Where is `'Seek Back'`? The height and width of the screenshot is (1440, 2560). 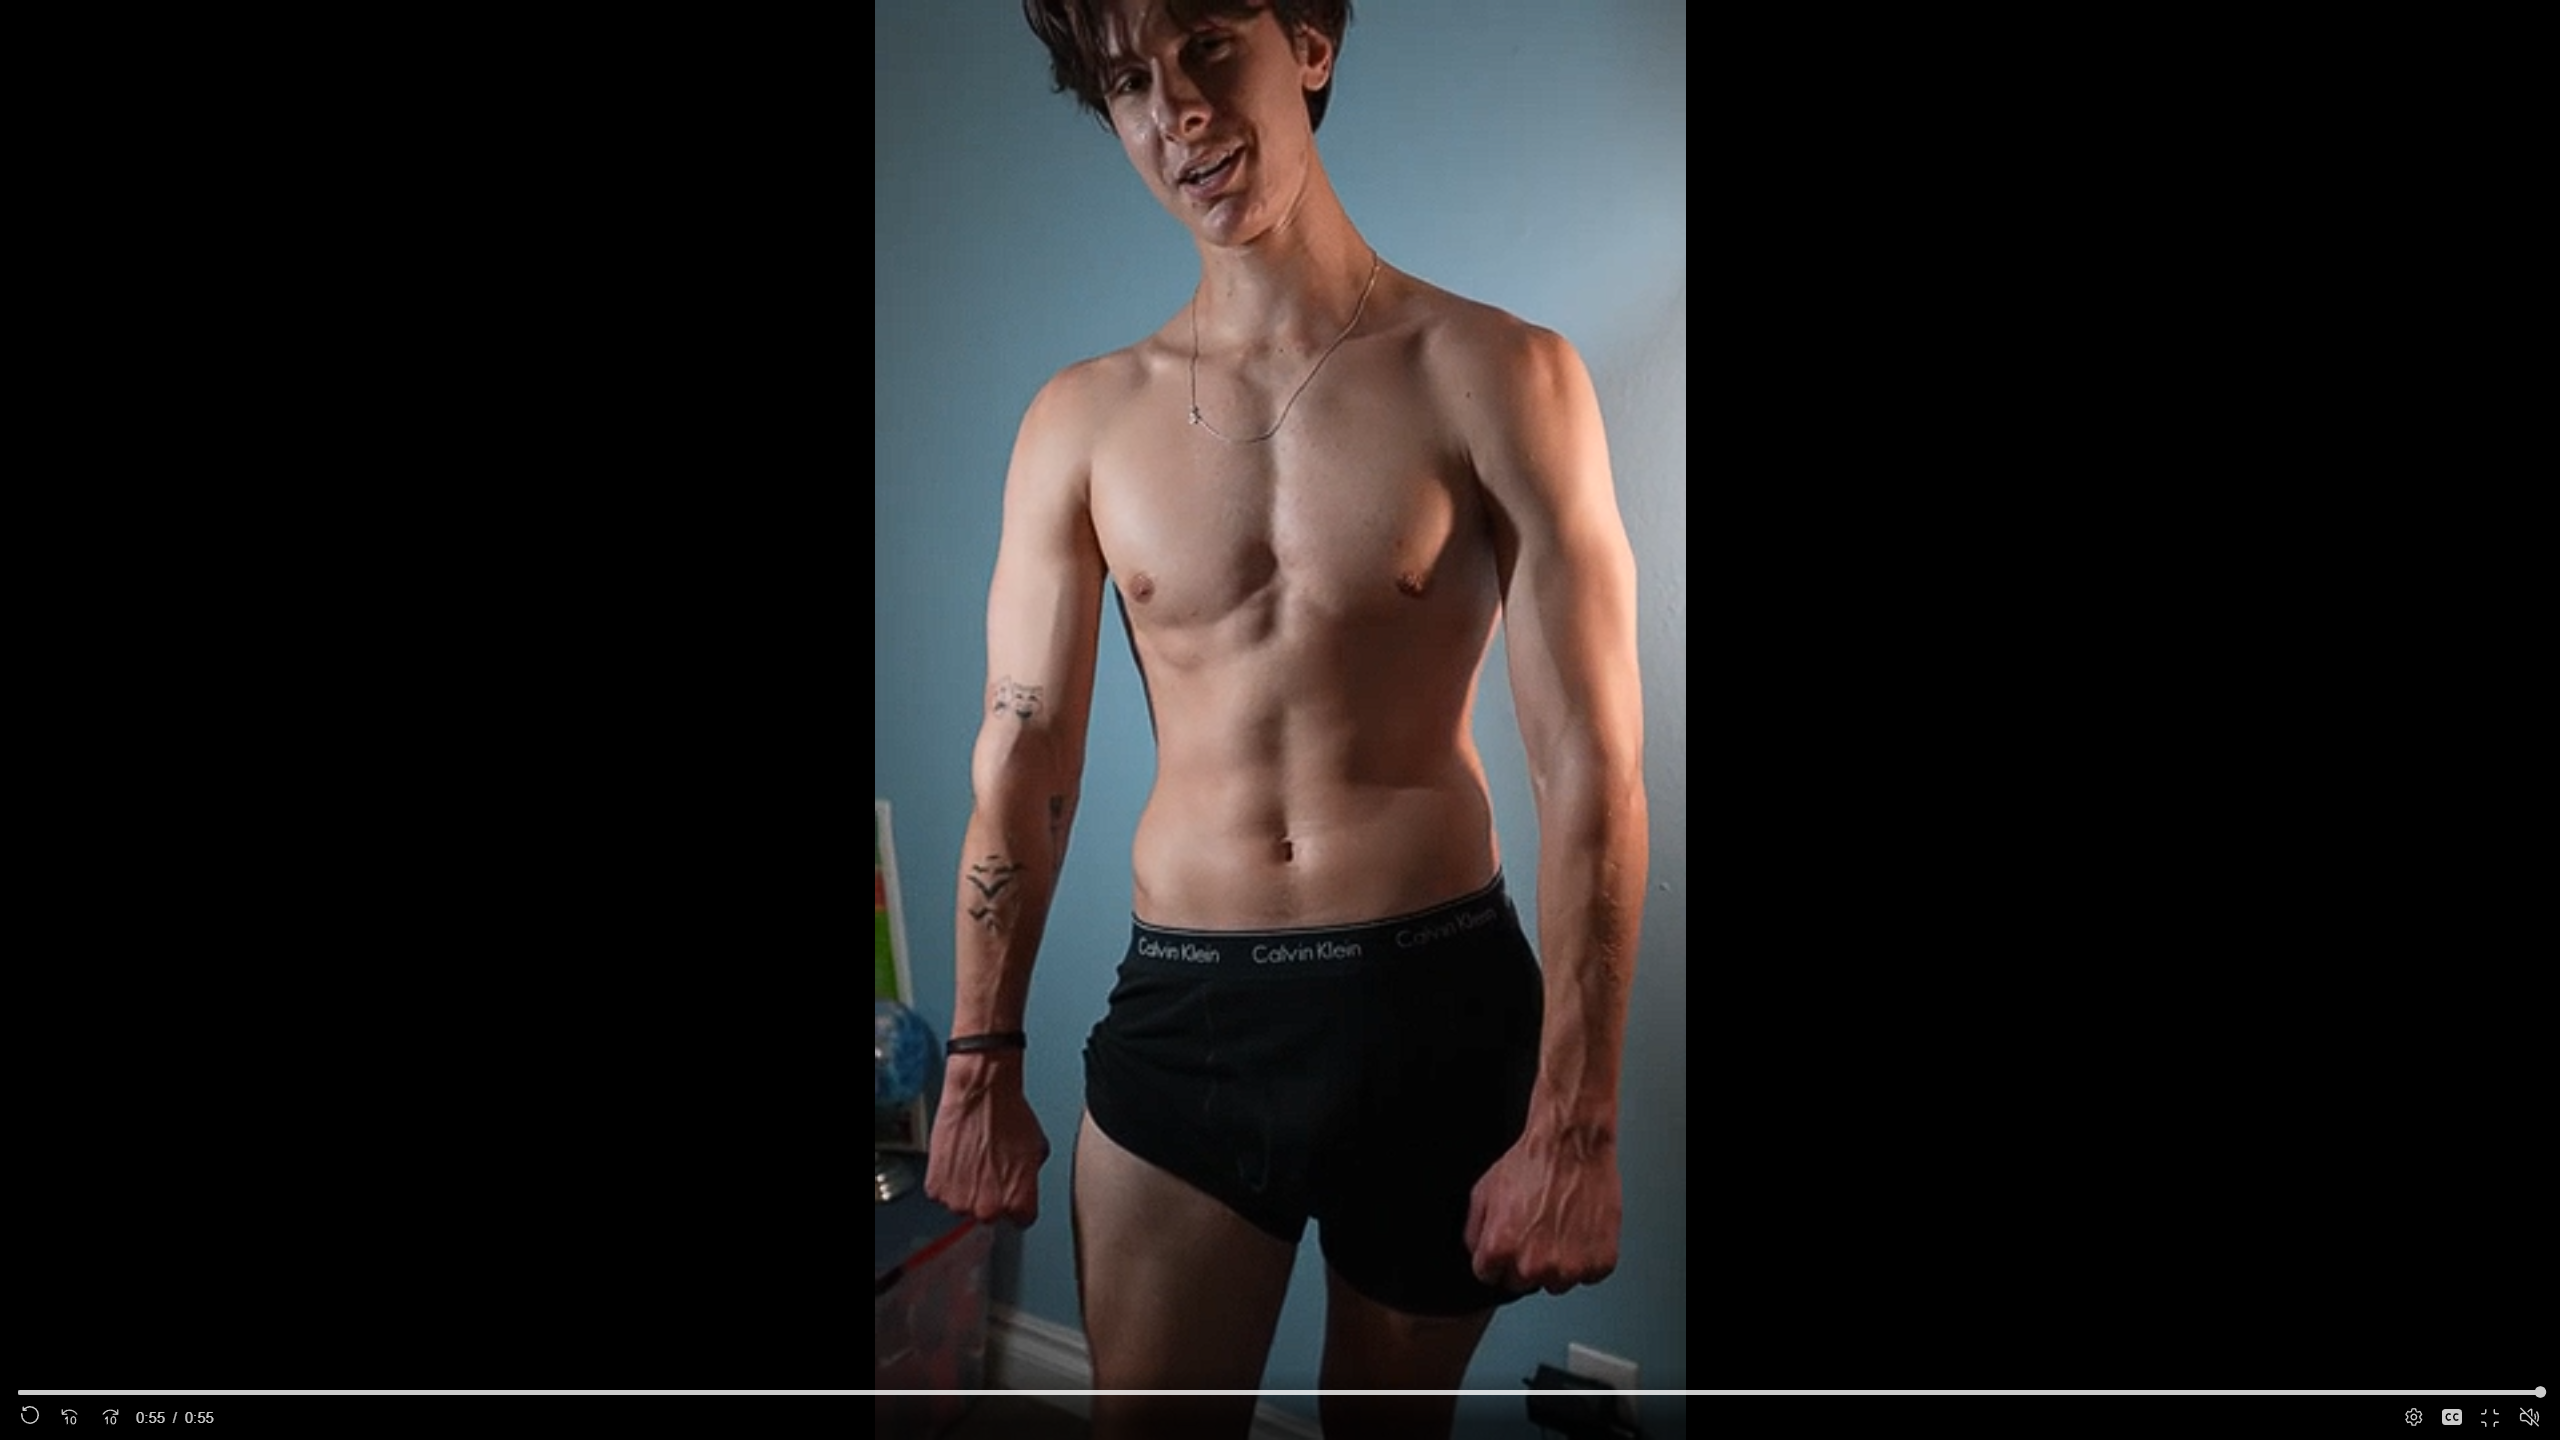 'Seek Back' is located at coordinates (69, 1417).